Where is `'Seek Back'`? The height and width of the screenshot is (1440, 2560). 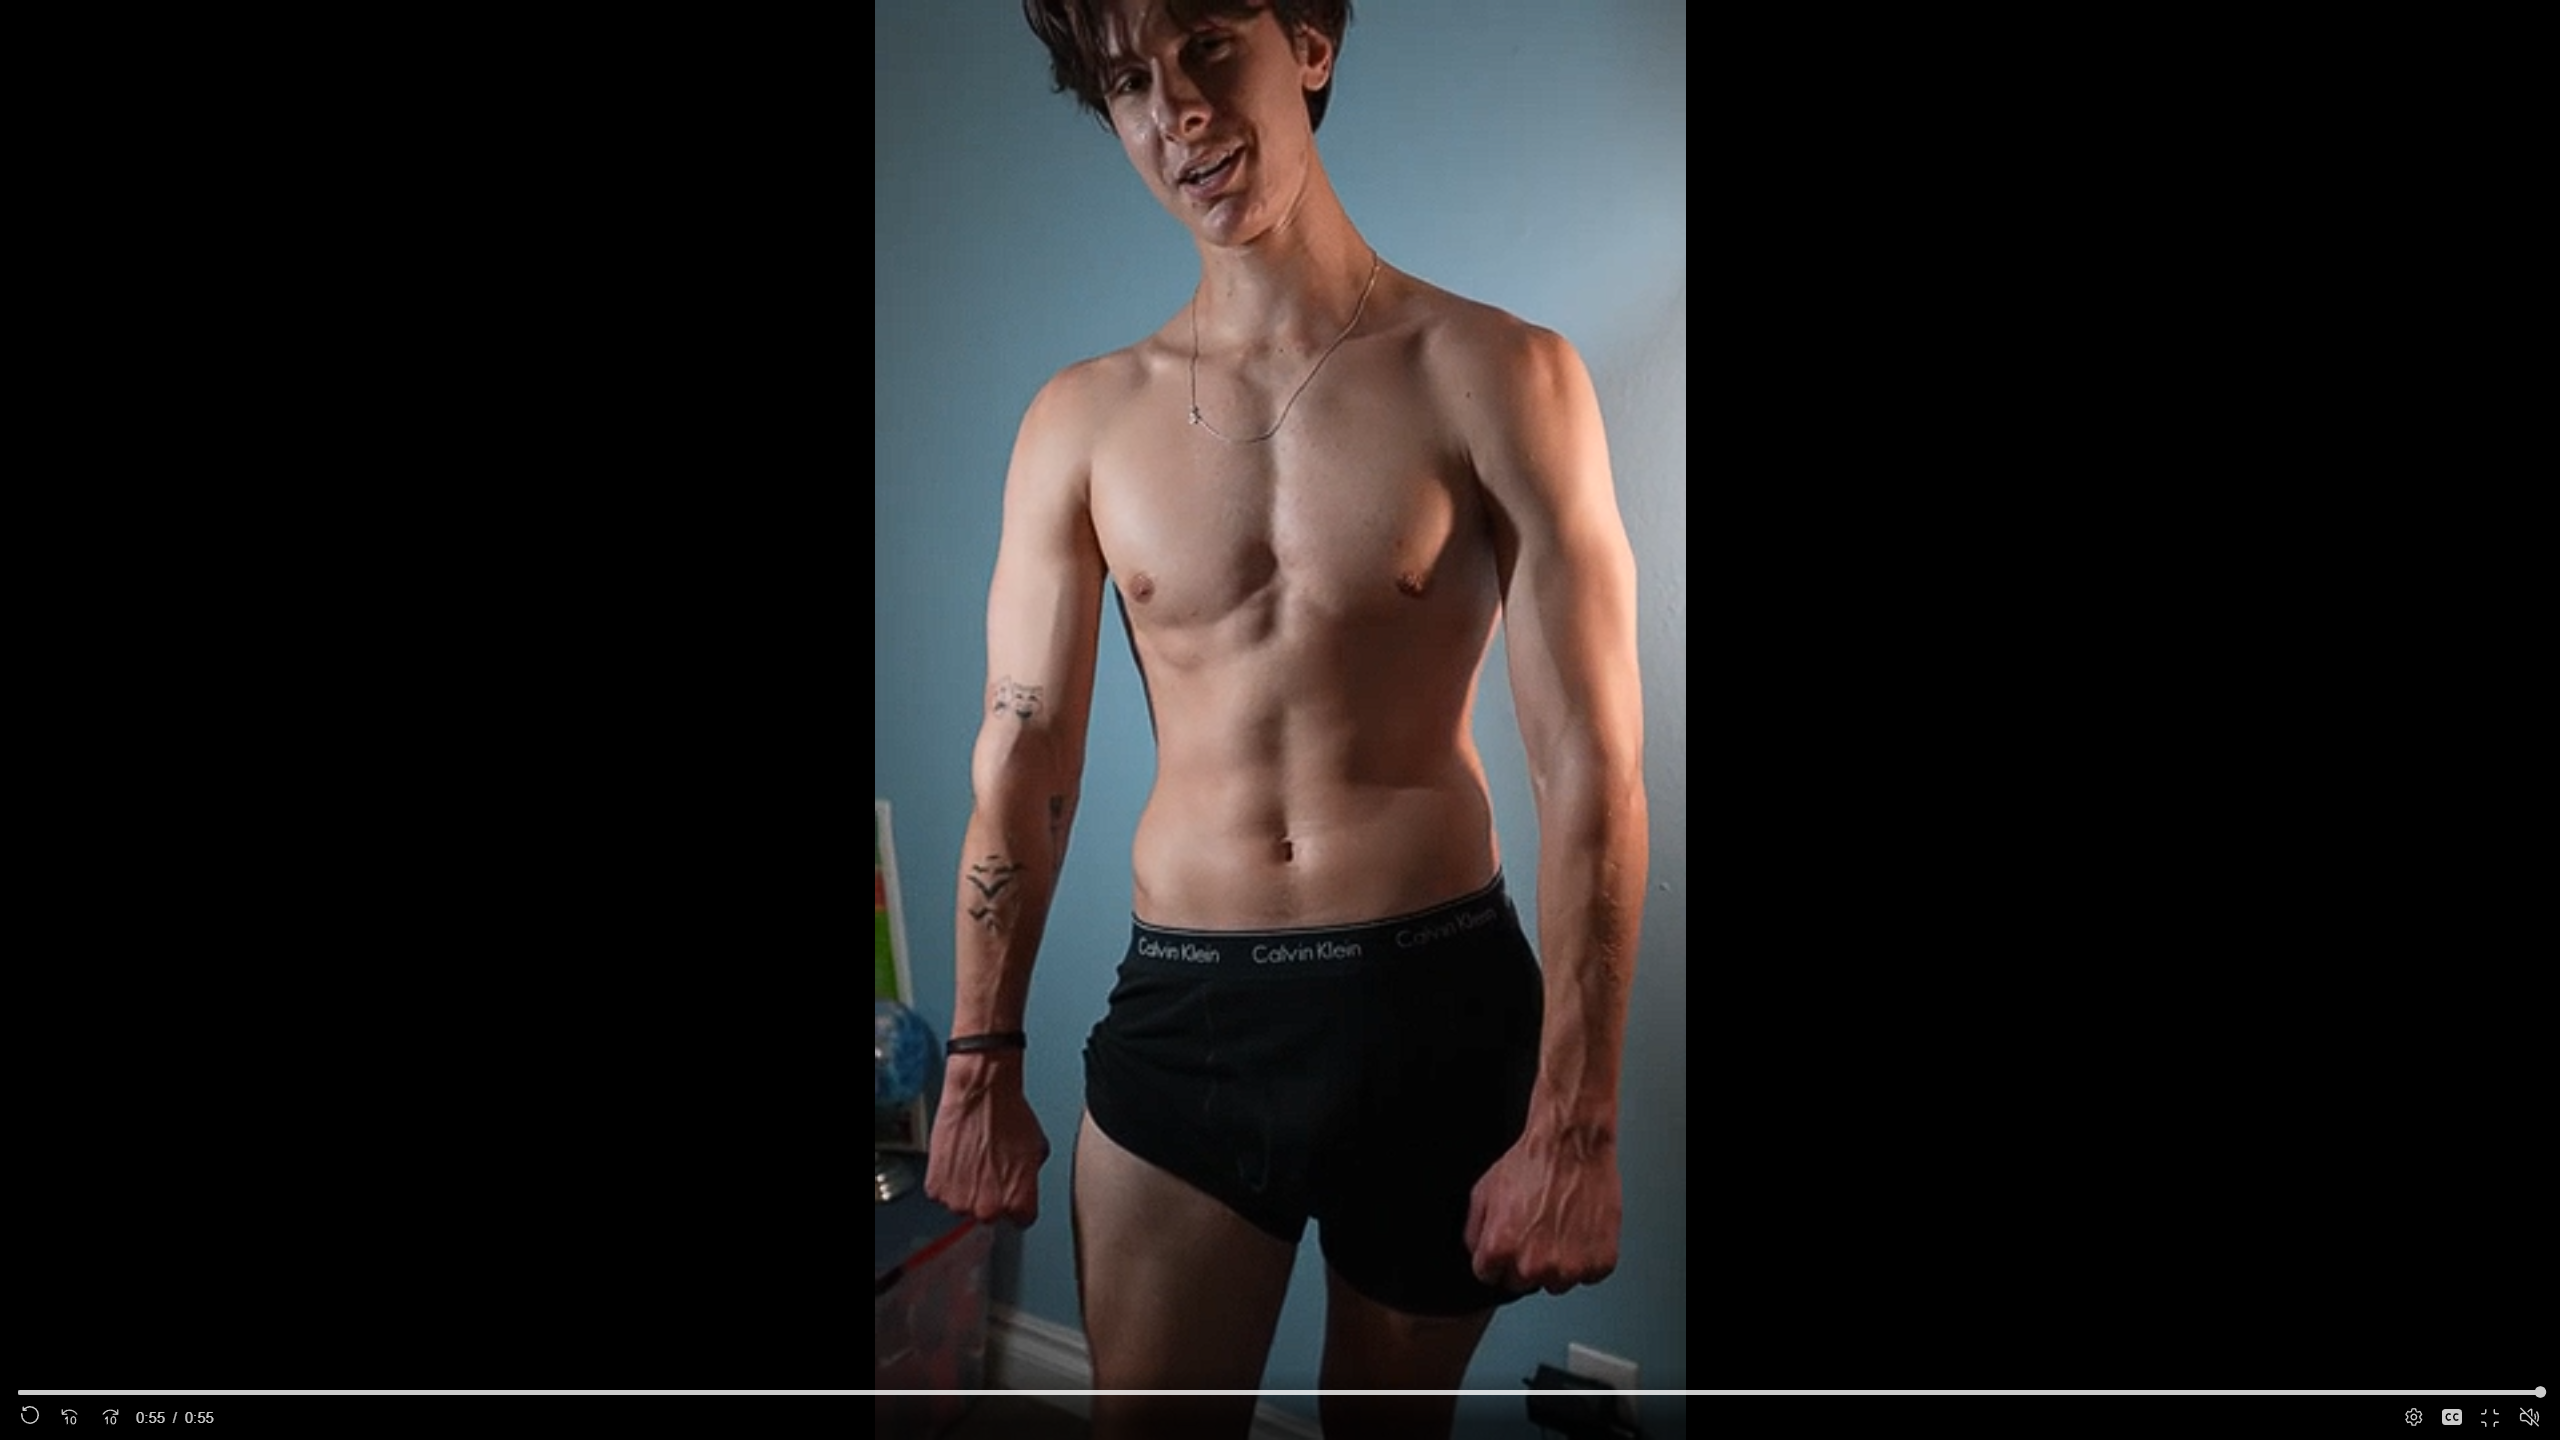 'Seek Back' is located at coordinates (69, 1417).